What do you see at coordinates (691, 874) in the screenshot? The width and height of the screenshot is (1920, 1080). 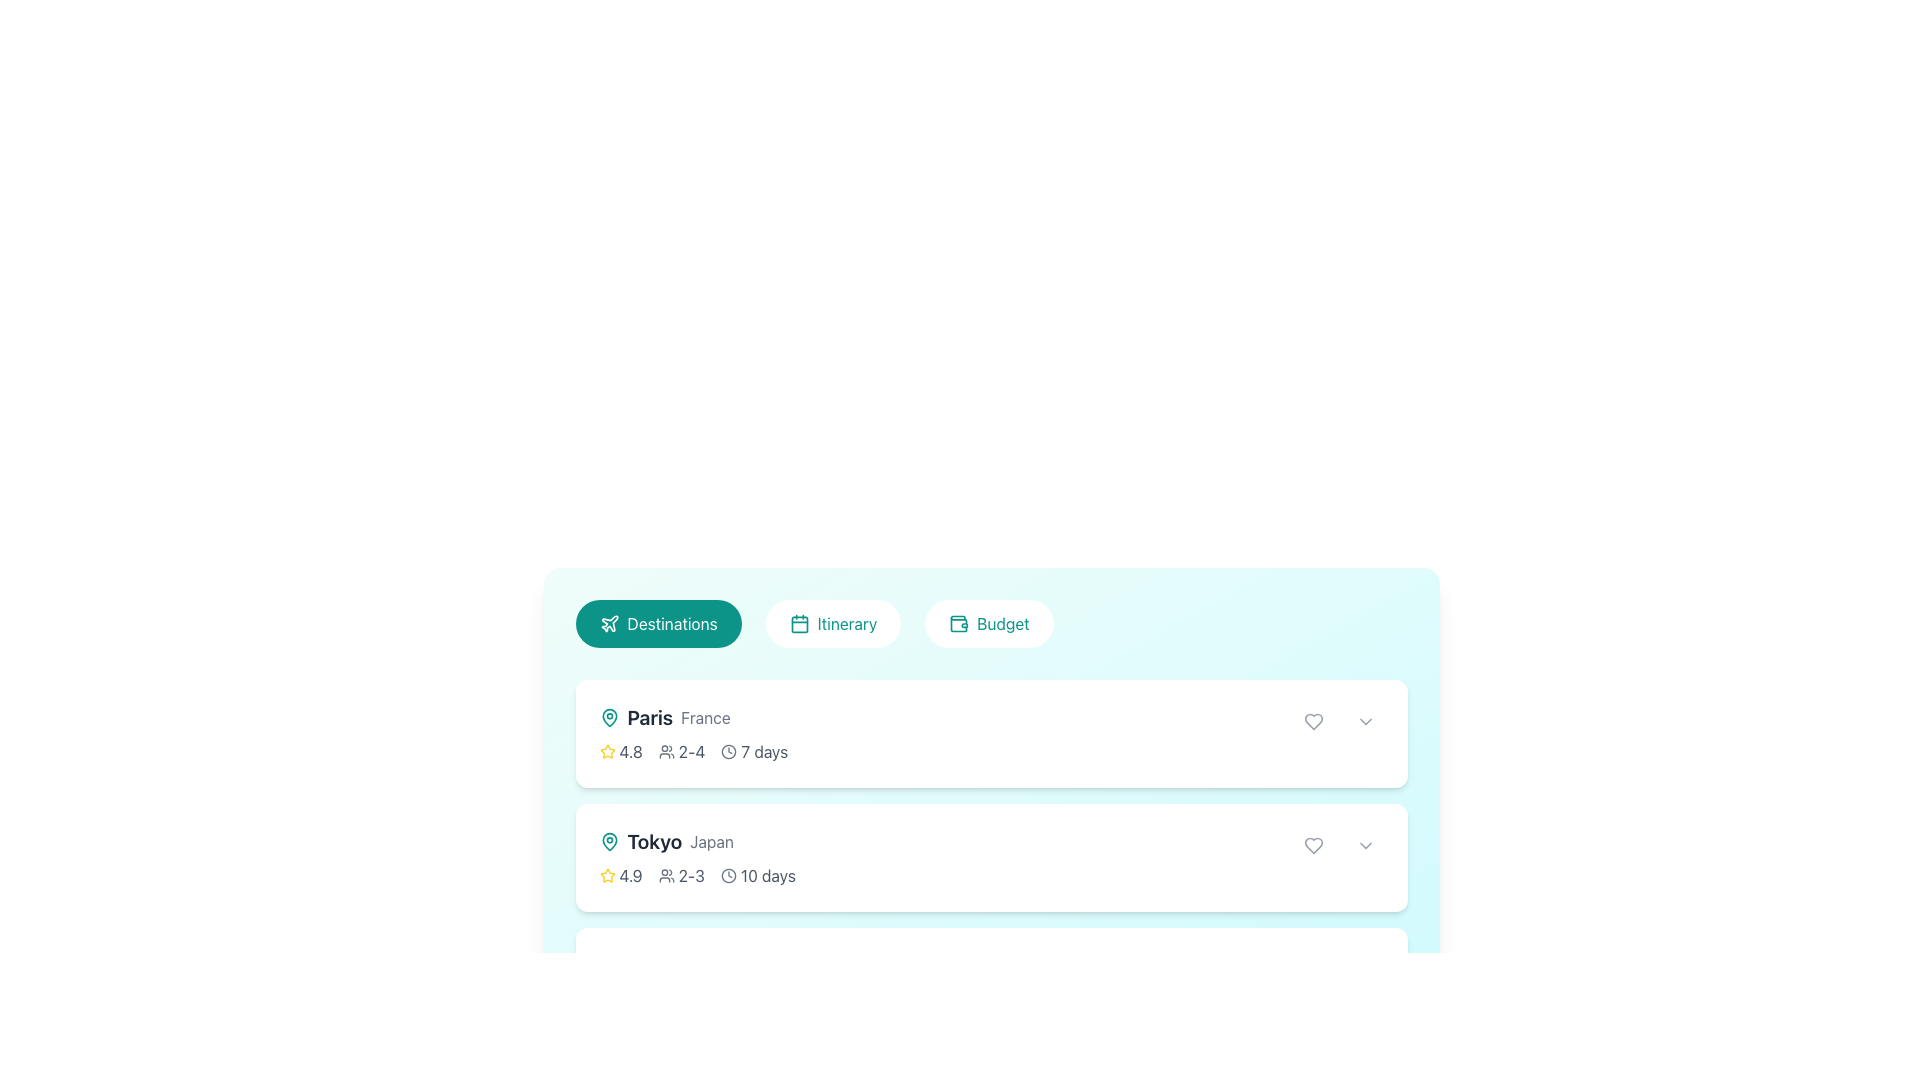 I see `text label indicating the expected number of participants or group size related to the Tokyo destination, located below the star rating section and to the left of the duration text` at bounding box center [691, 874].